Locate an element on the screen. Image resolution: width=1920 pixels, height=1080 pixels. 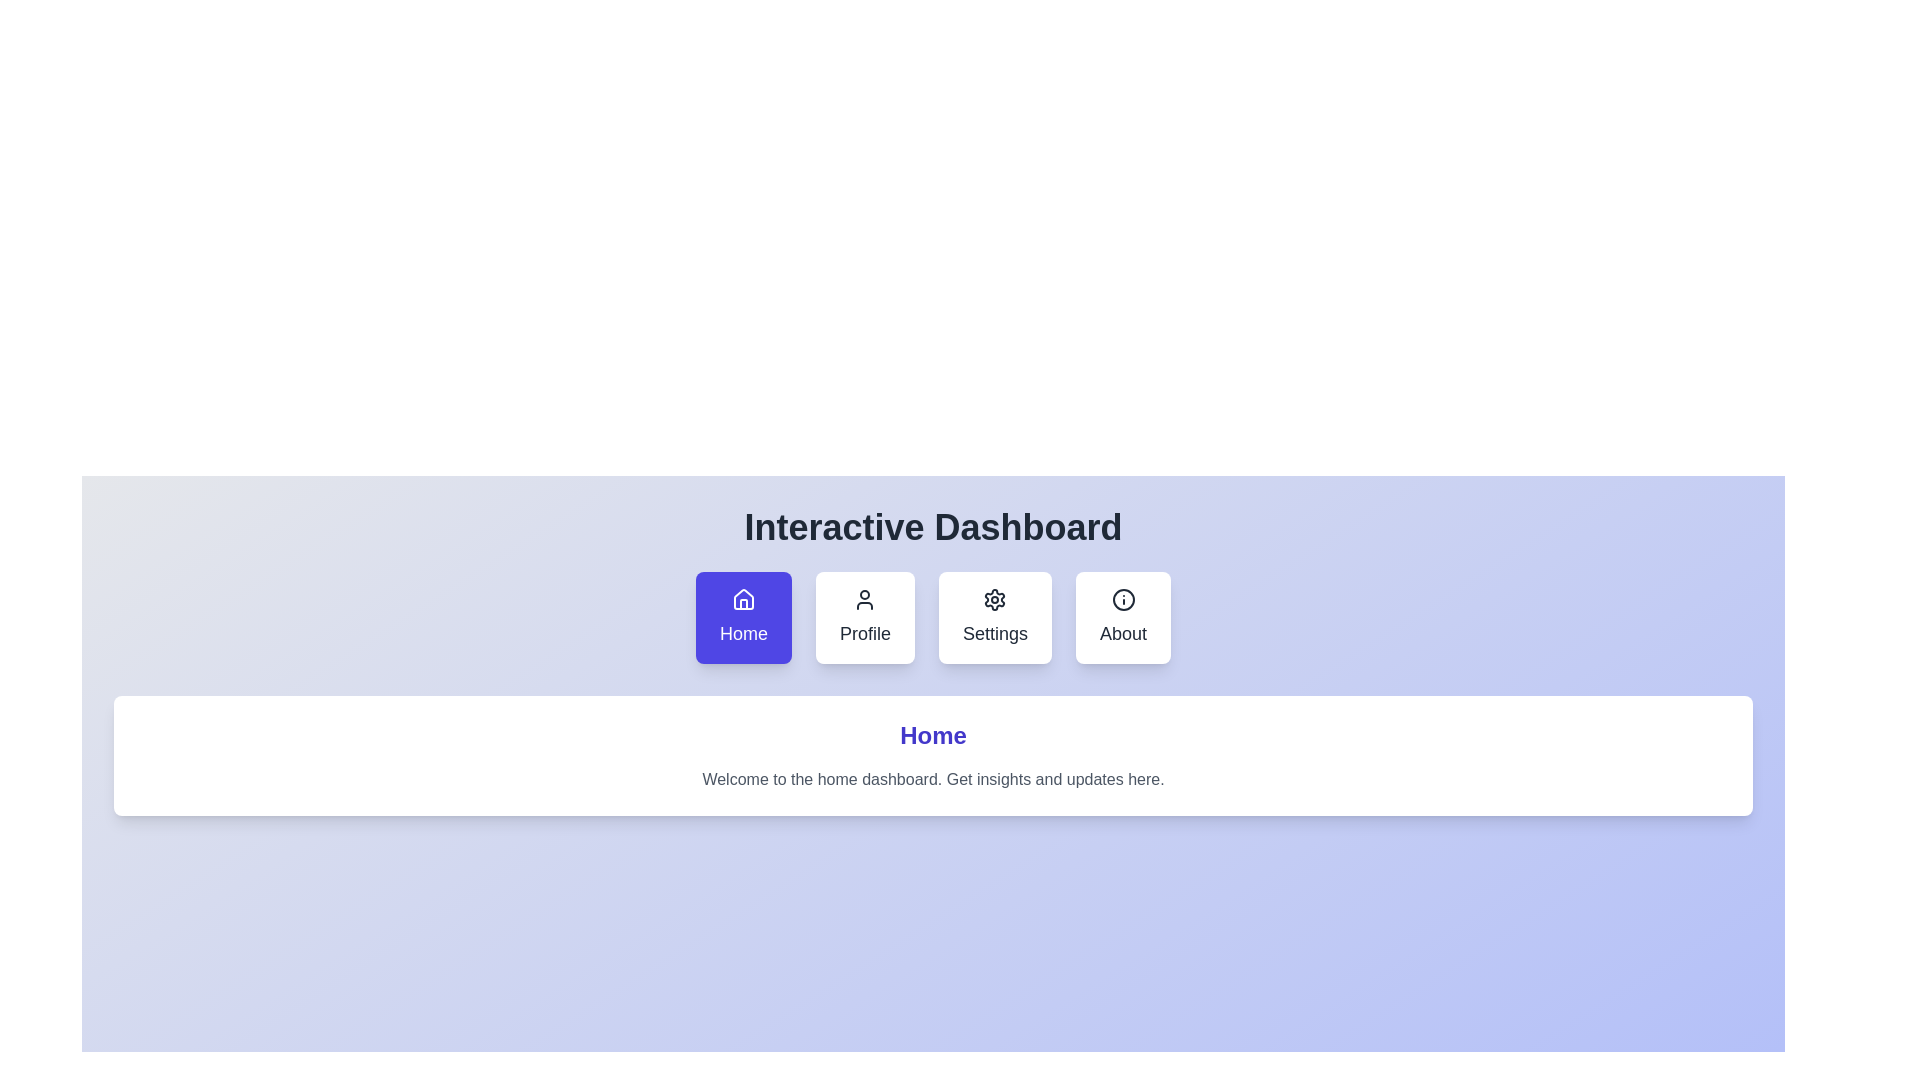
text header 'Interactive Dashboard' displayed in bold and large font at the top-center of the interface is located at coordinates (932, 527).